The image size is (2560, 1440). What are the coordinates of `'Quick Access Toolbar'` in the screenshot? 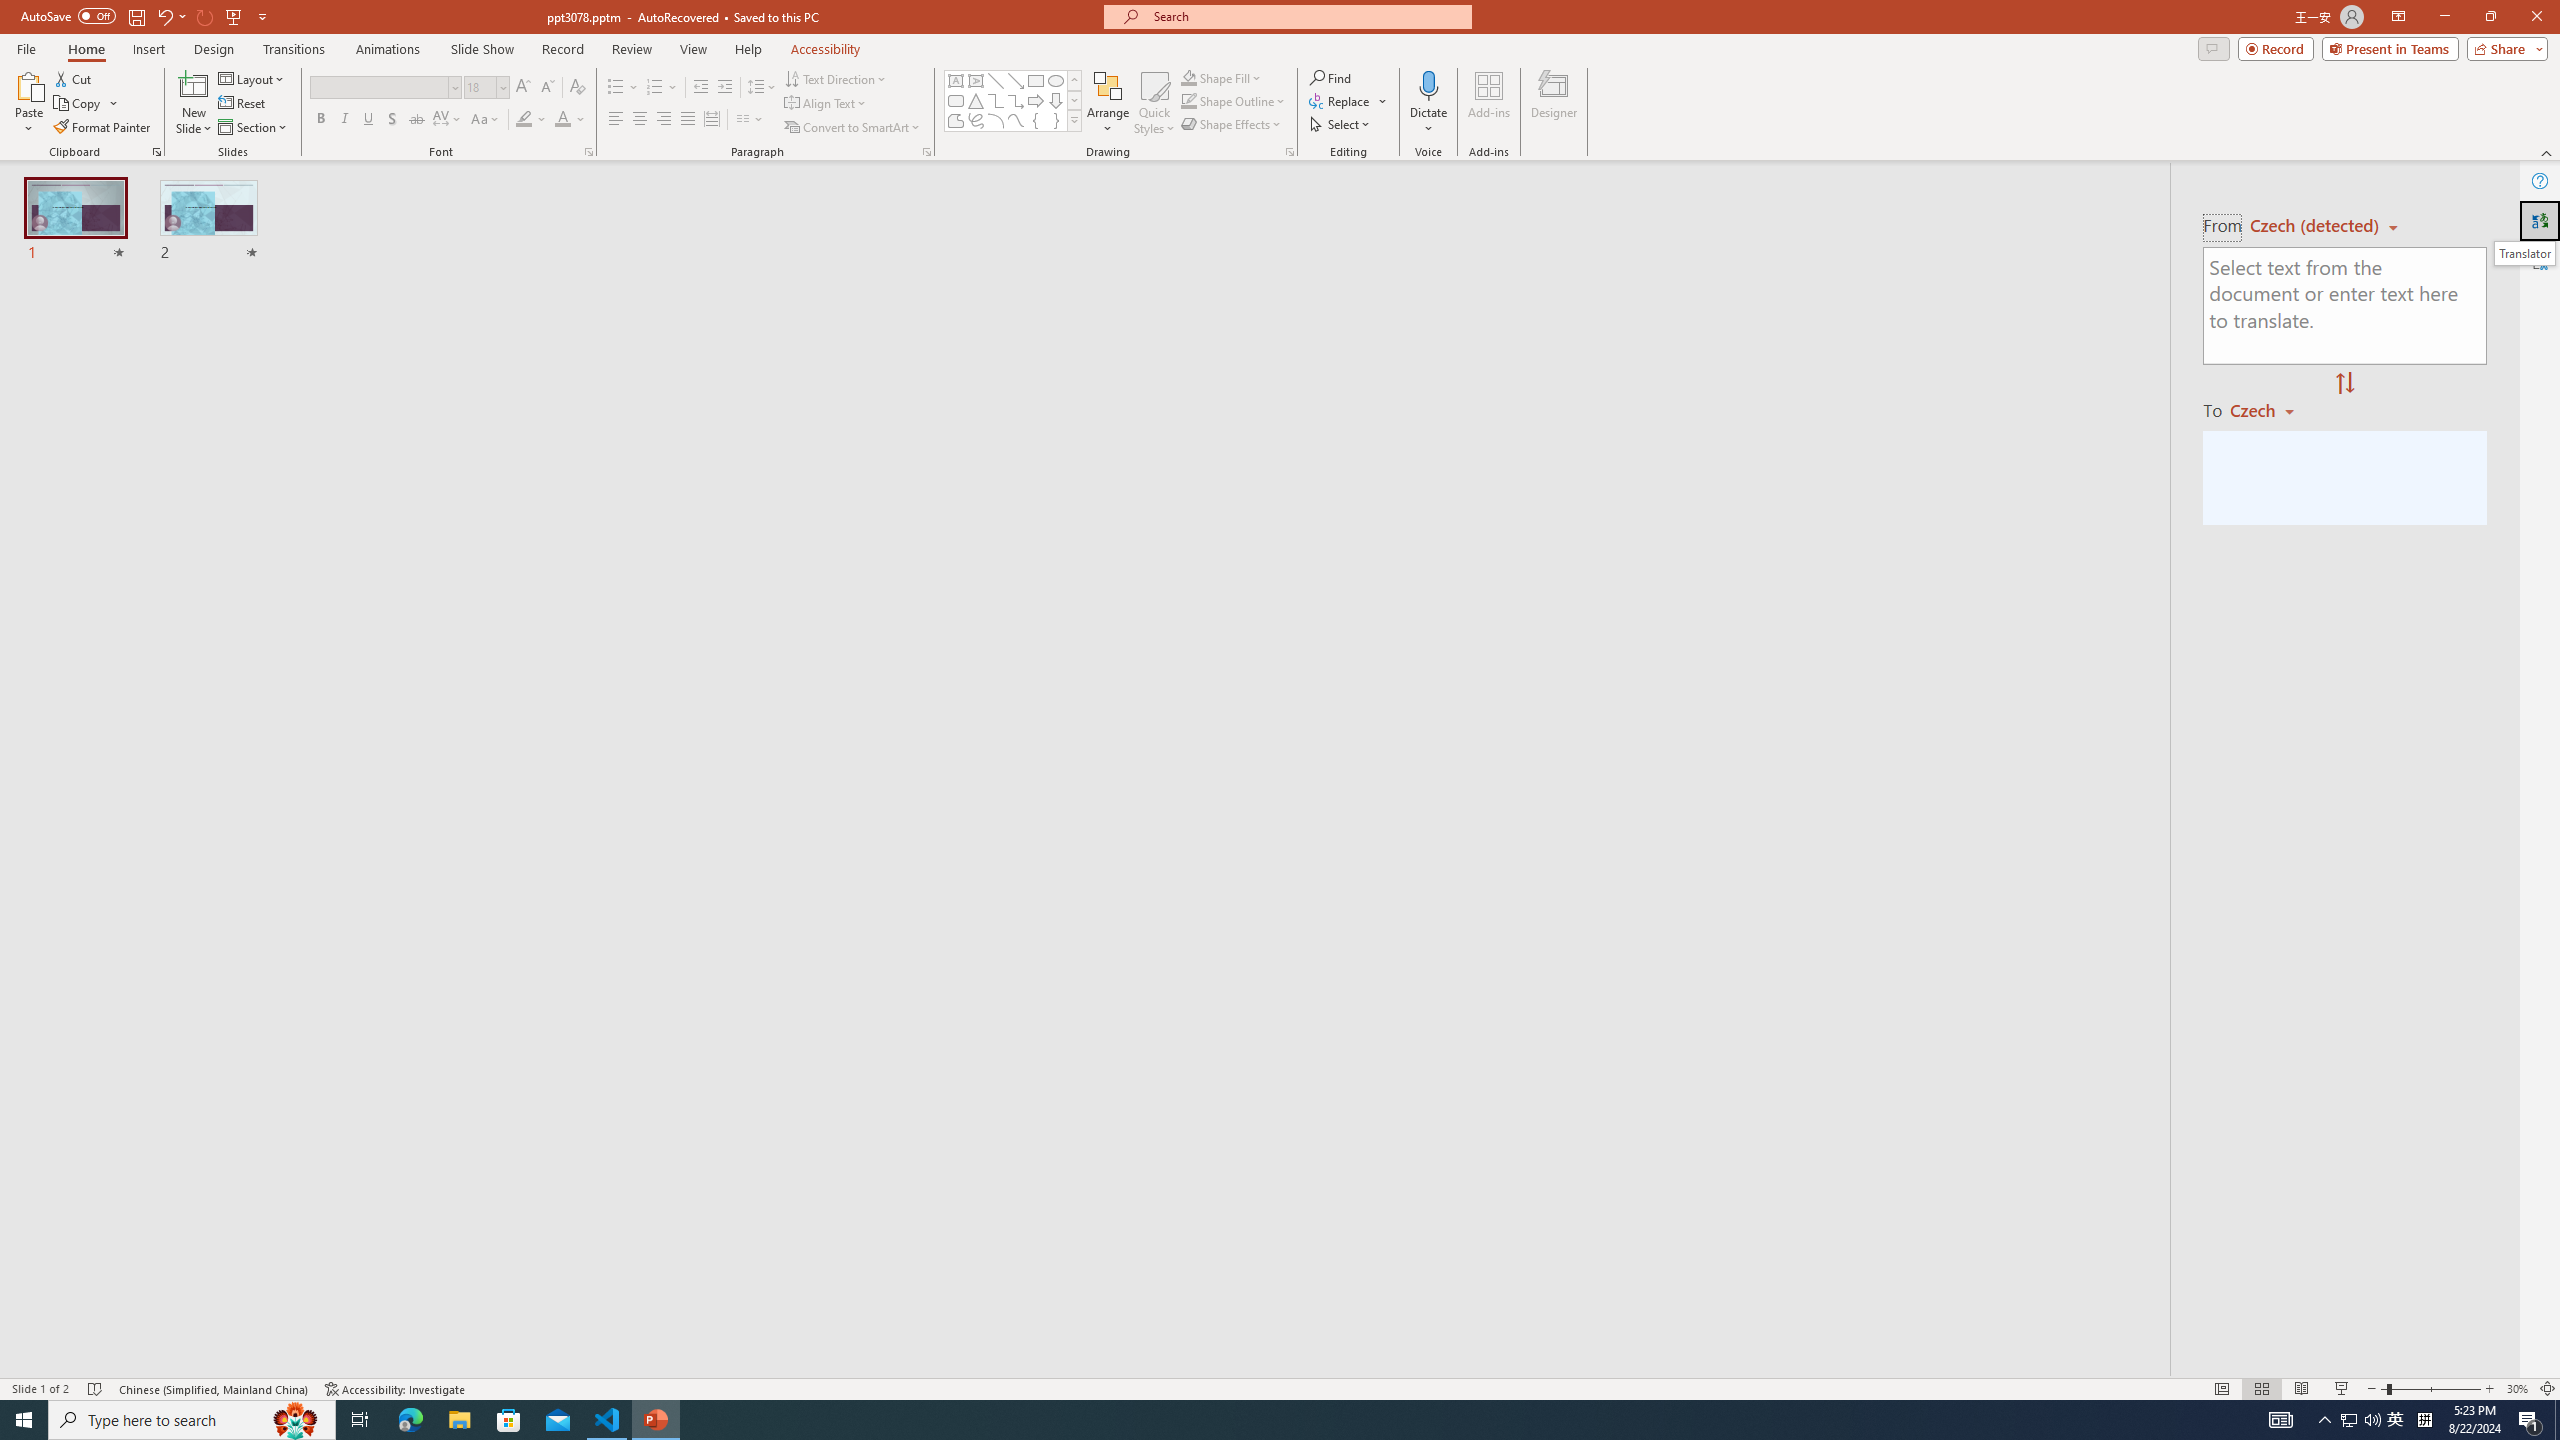 It's located at (144, 16).